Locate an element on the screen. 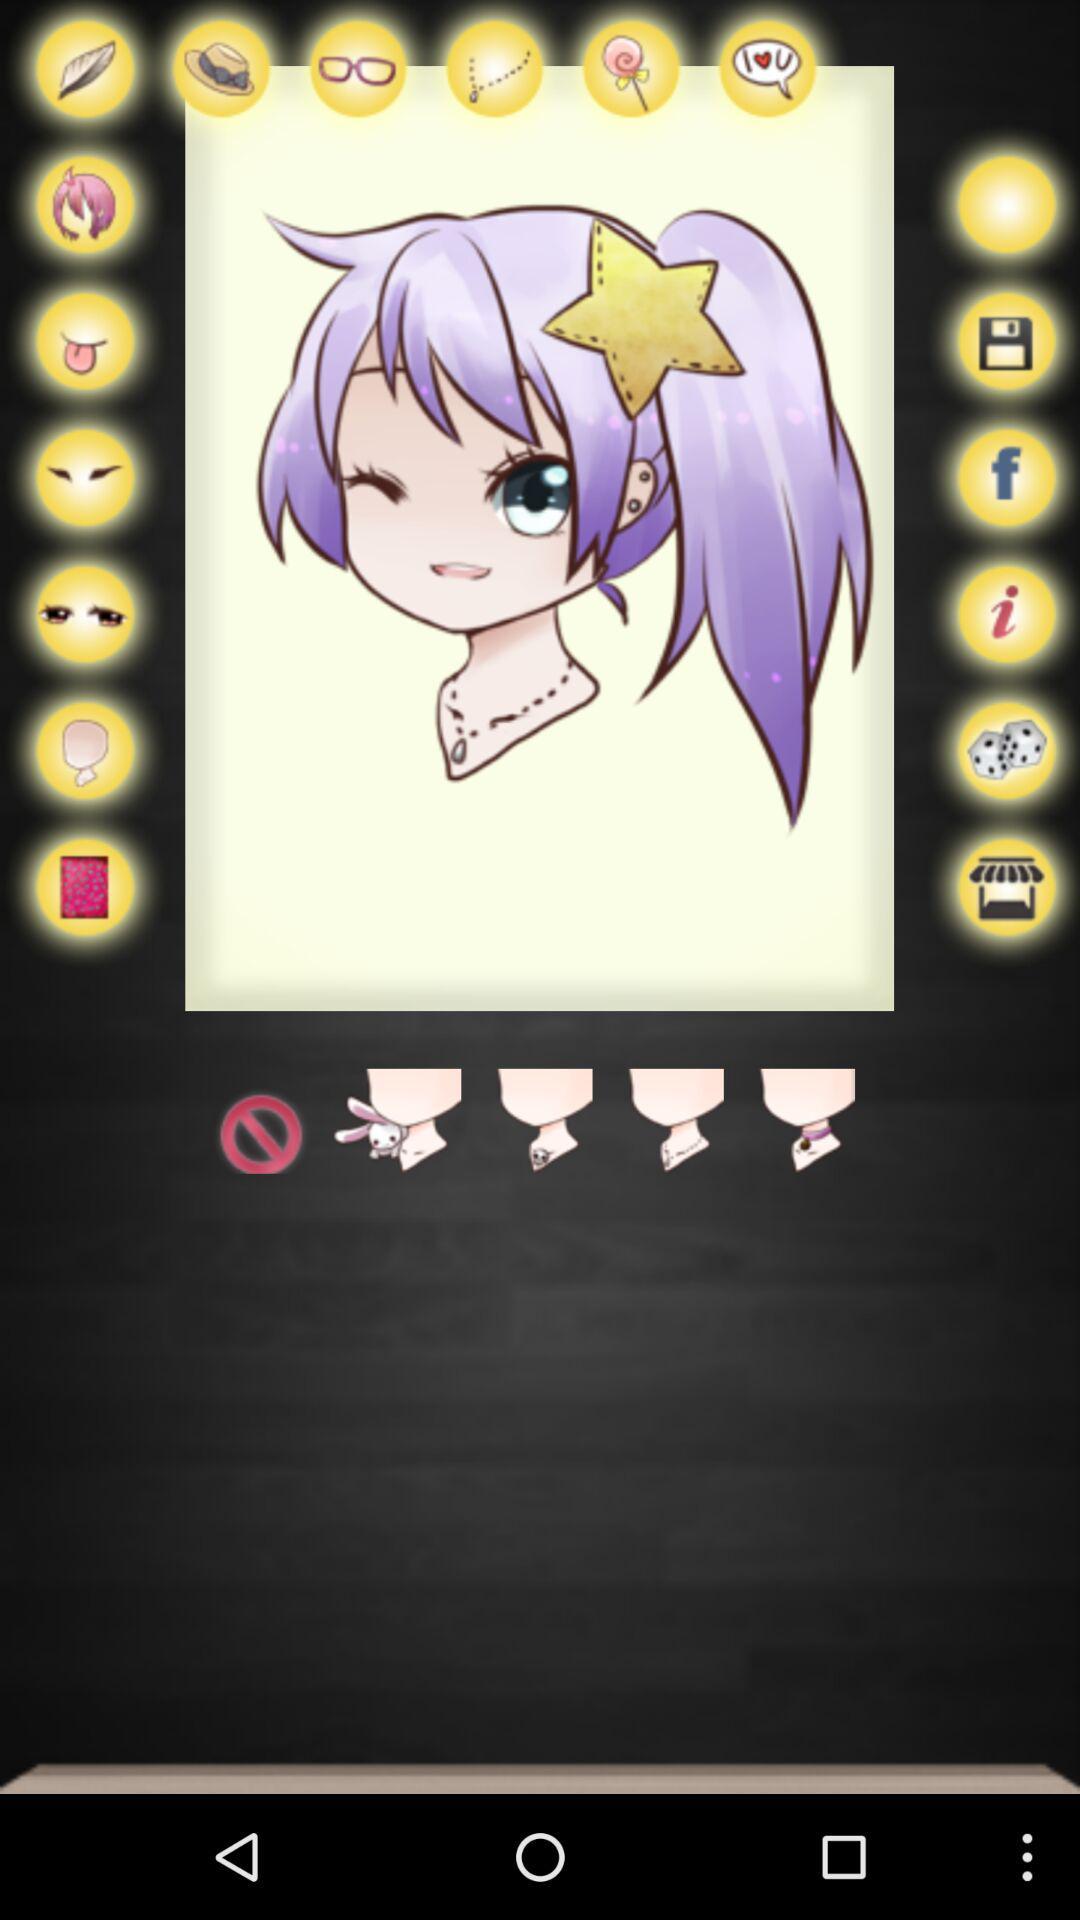  the star icon is located at coordinates (658, 1200).